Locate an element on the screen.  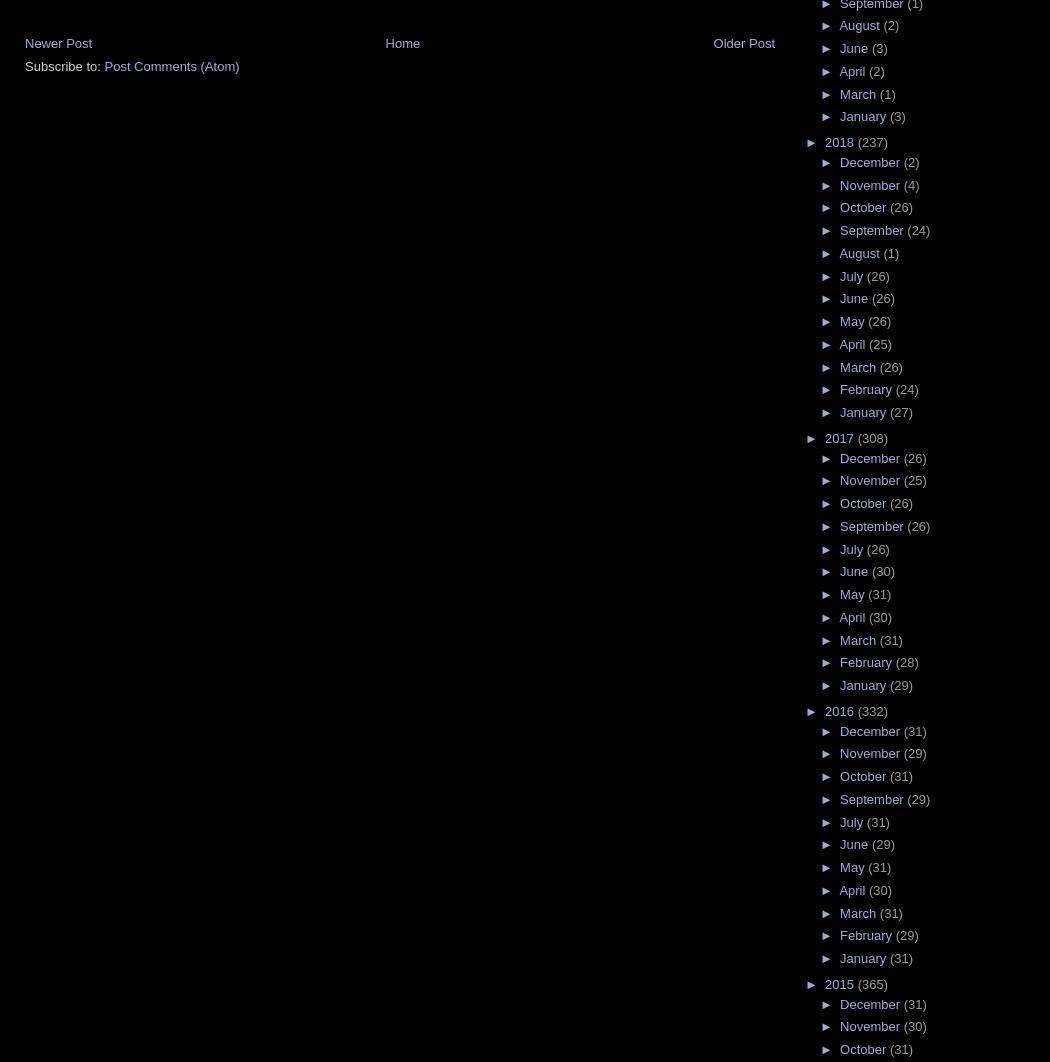
'2018' is located at coordinates (823, 142).